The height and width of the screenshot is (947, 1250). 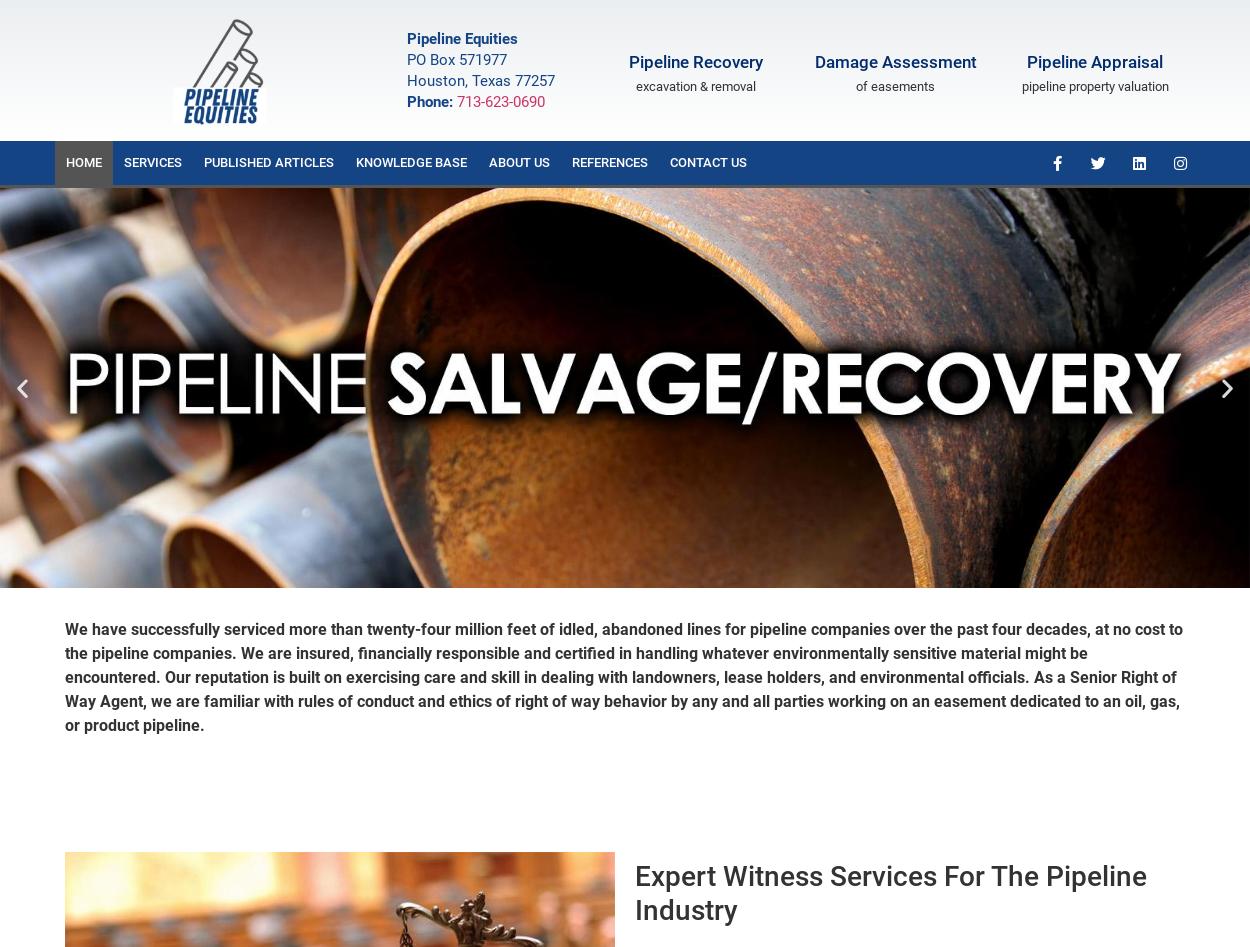 What do you see at coordinates (623, 676) in the screenshot?
I see `'We have successfully serviced more than twenty-four million feet of idled, abandoned lines for pipeline companies over the past four decades, at no cost to the pipeline companies. We are insured, financially responsible and certified in handling whatever environmentally sensitive material might be encountered. Our reputation is built on exercising care and skill in dealing with landowners, lease holders, and environmental officials. As a Senior Right of Way Agent, we are familiar with rules of conduct and ethics of right of way behavior by any and all parties working on an easement dedicated to an oil, gas, or product pipeline.'` at bounding box center [623, 676].